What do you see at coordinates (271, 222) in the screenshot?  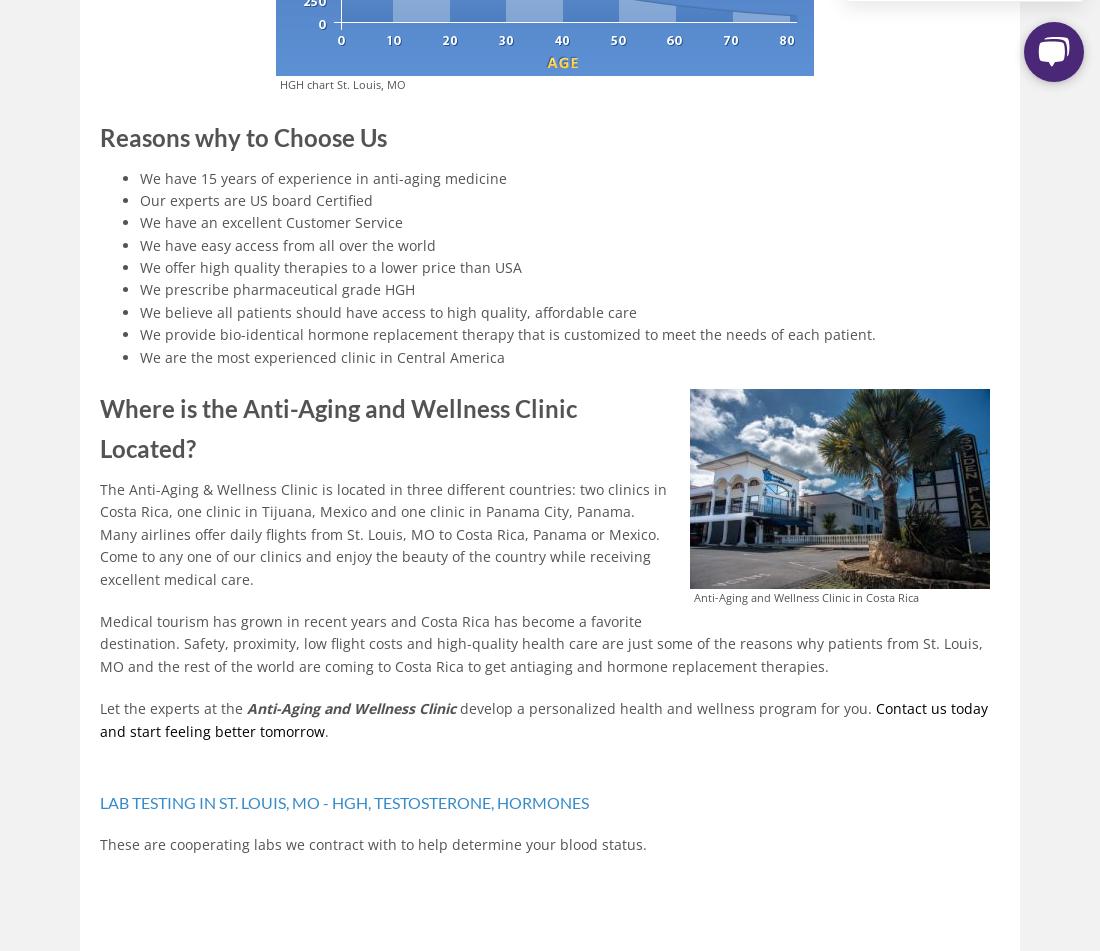 I see `'We have an excellent Customer Service'` at bounding box center [271, 222].